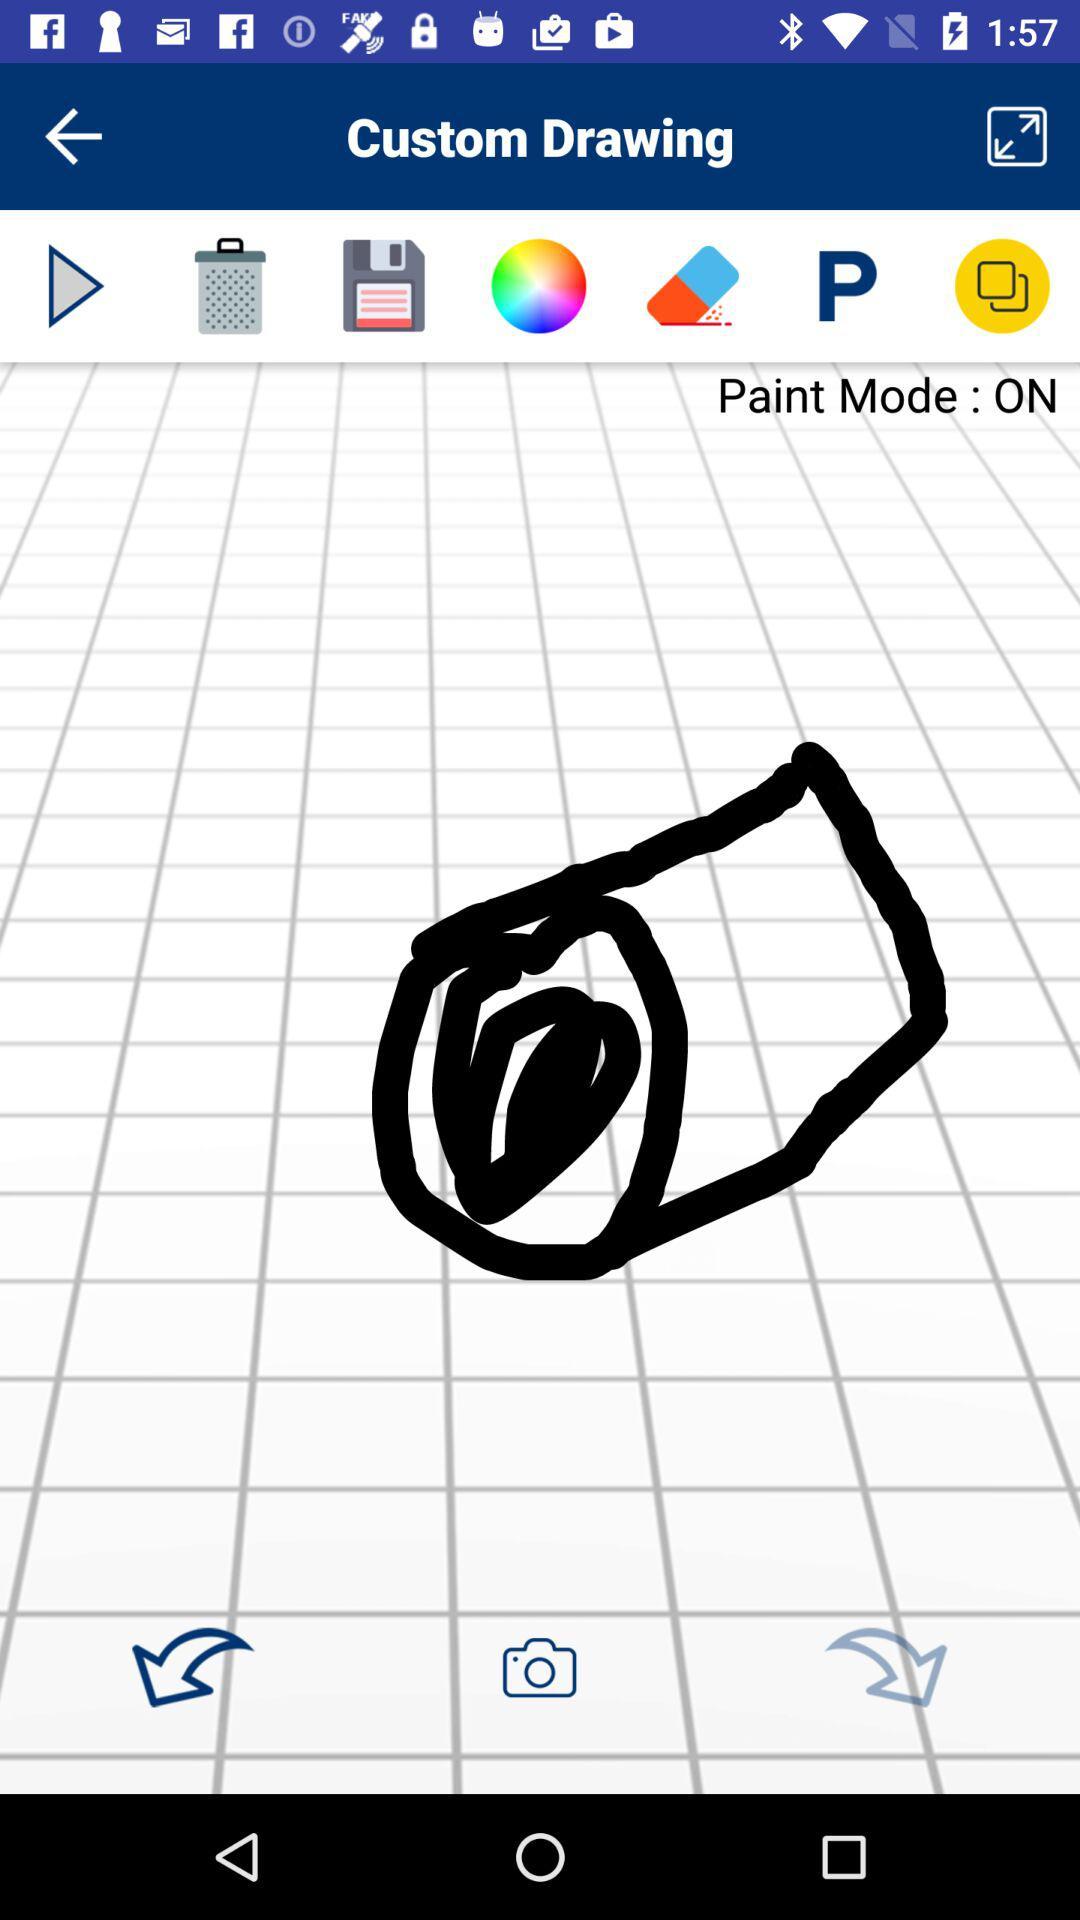 The image size is (1080, 1920). What do you see at coordinates (884, 1668) in the screenshot?
I see `rotate right` at bounding box center [884, 1668].